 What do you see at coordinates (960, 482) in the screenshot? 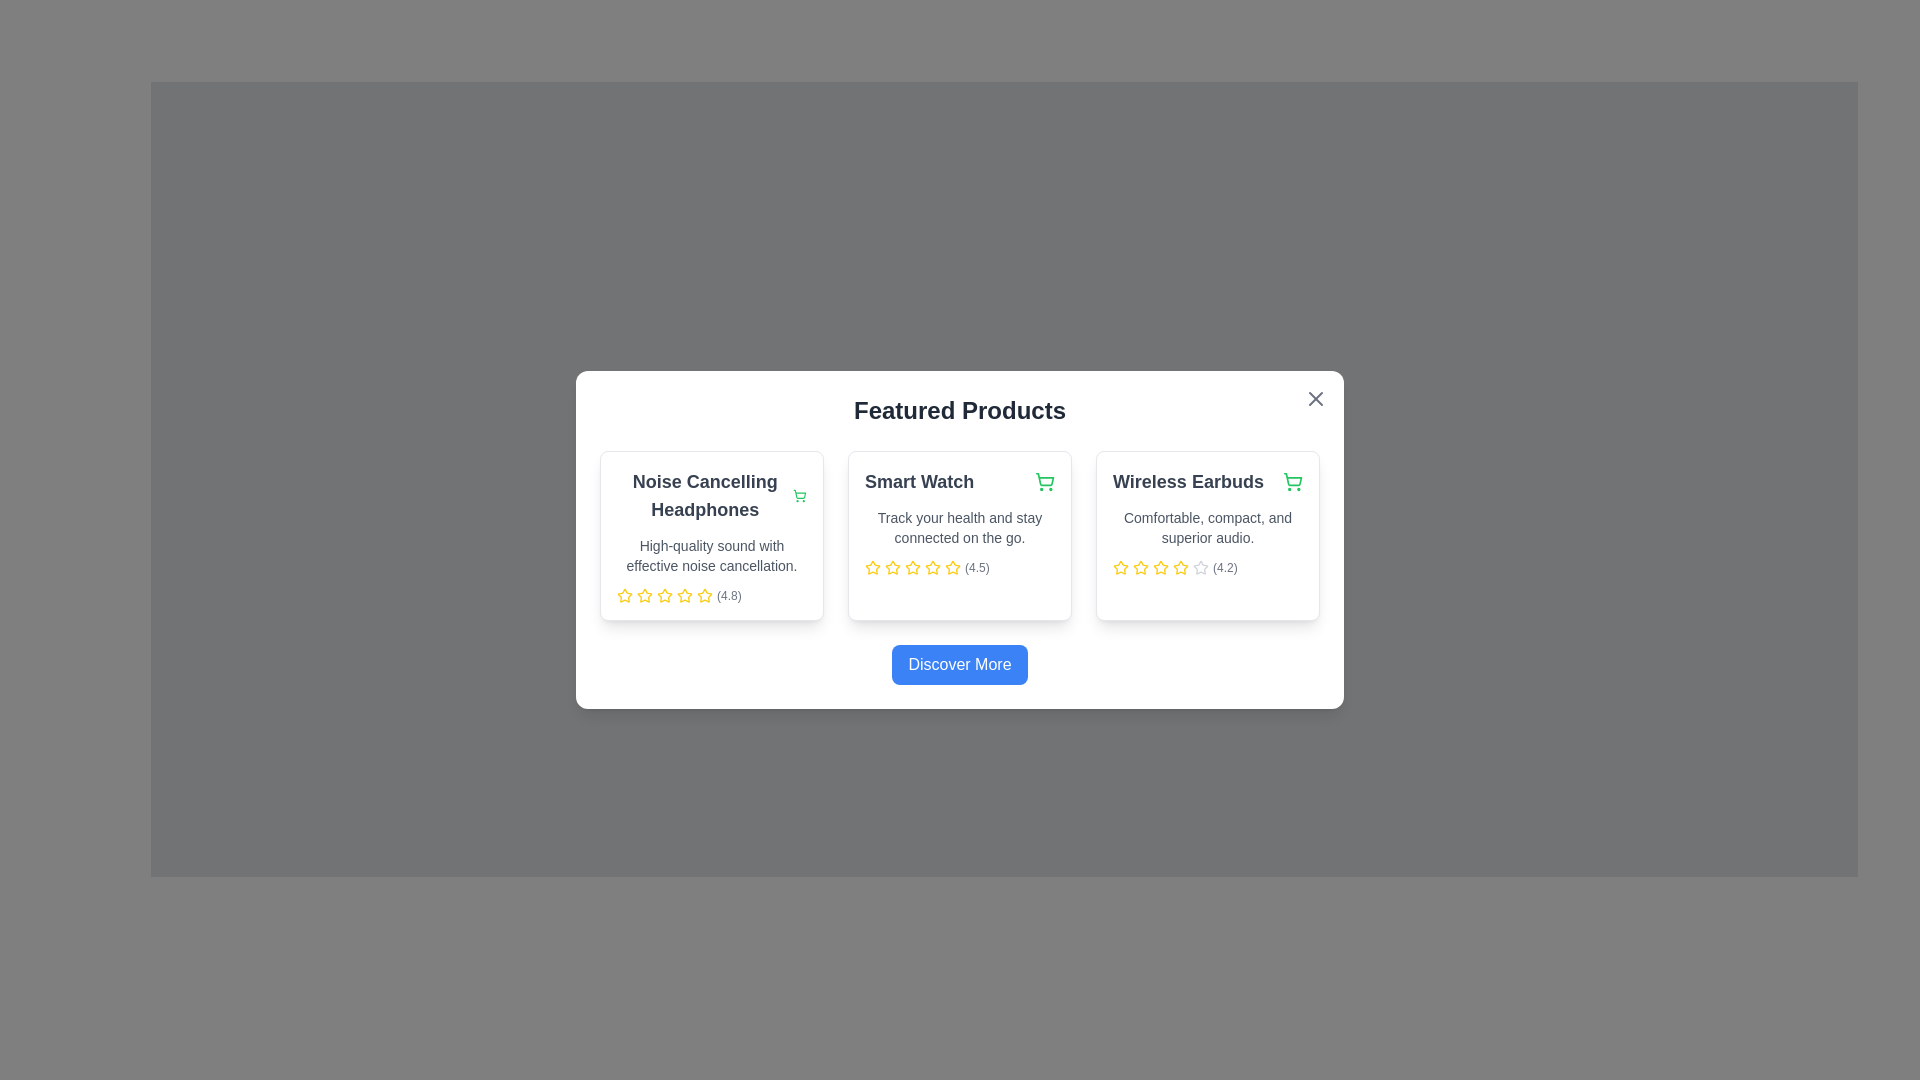
I see `the 'Smart Watch' text label, which is positioned at the top center of the middle card in the 'Featured Products' modal` at bounding box center [960, 482].